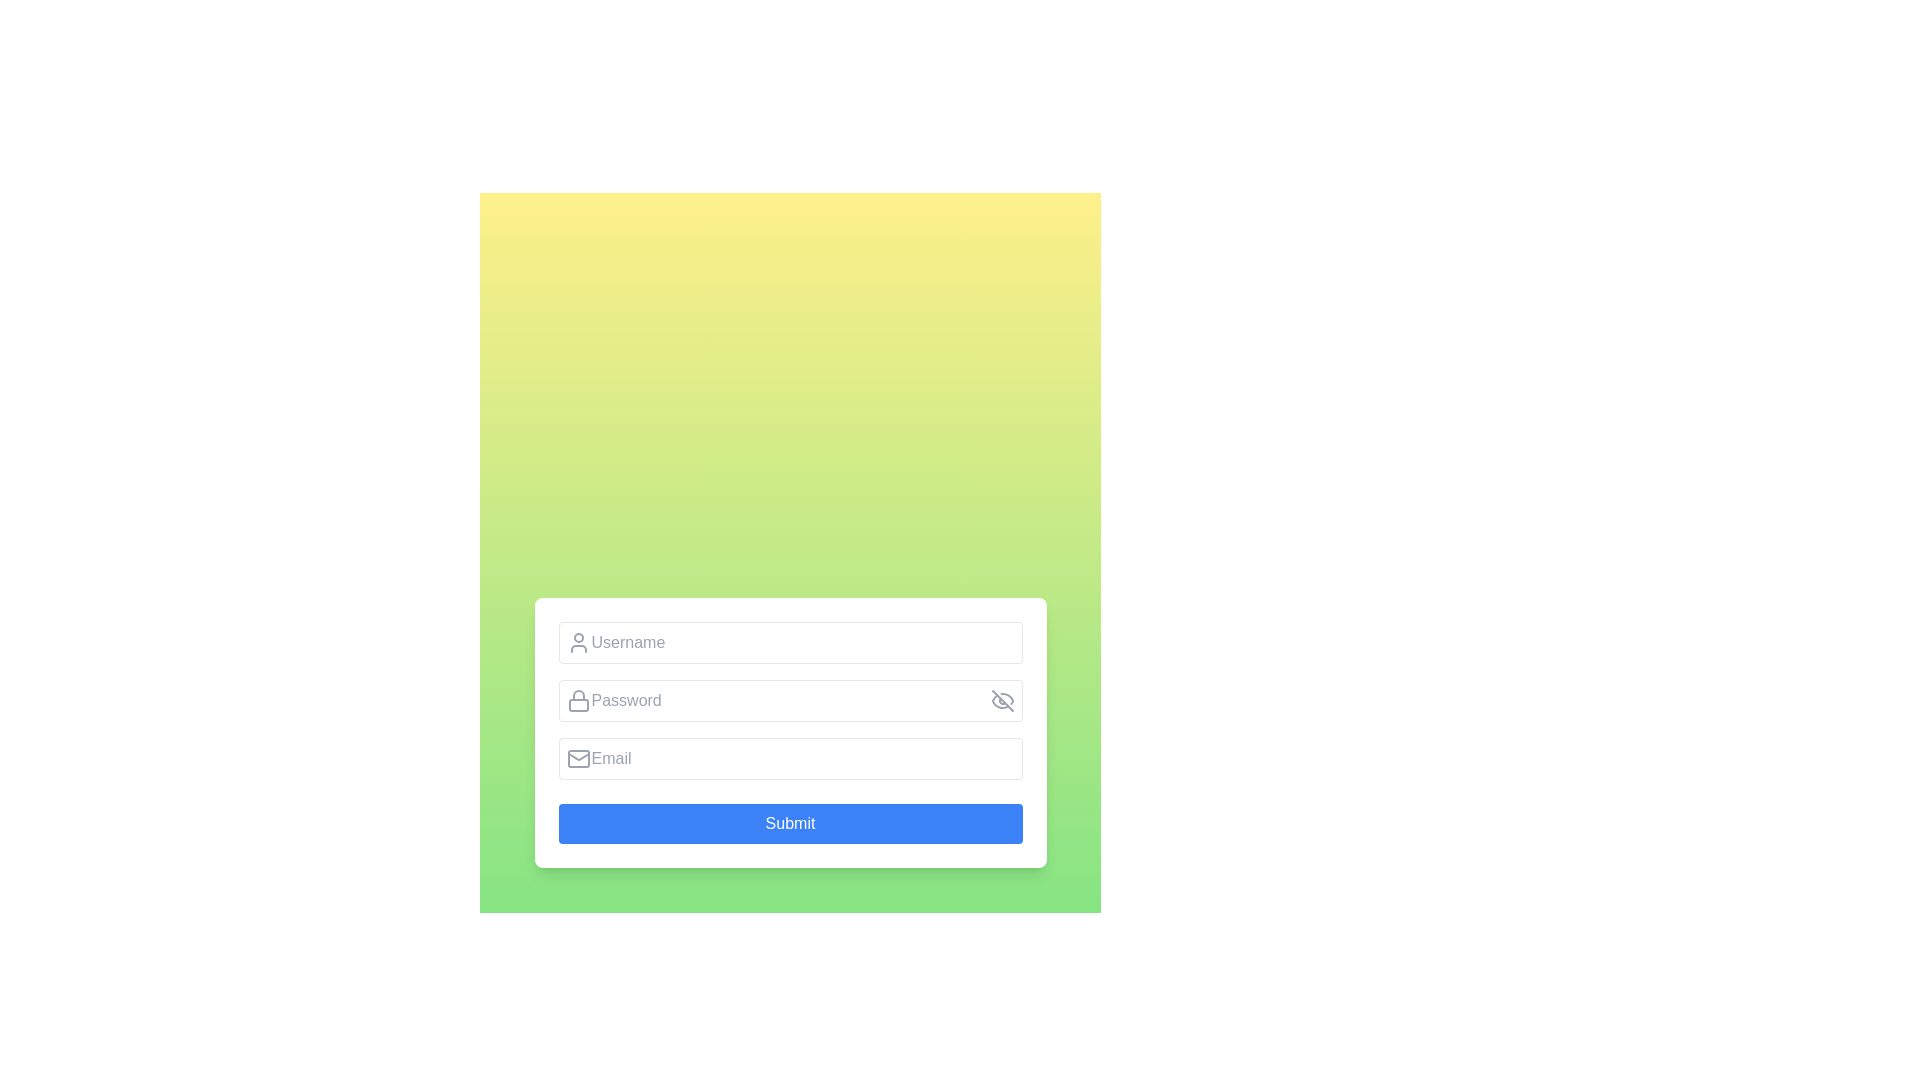 Image resolution: width=1920 pixels, height=1080 pixels. Describe the element at coordinates (577, 643) in the screenshot. I see `the user icon, which is a simplistic gray-outlined person icon located to the left of the 'Username' input field` at that location.